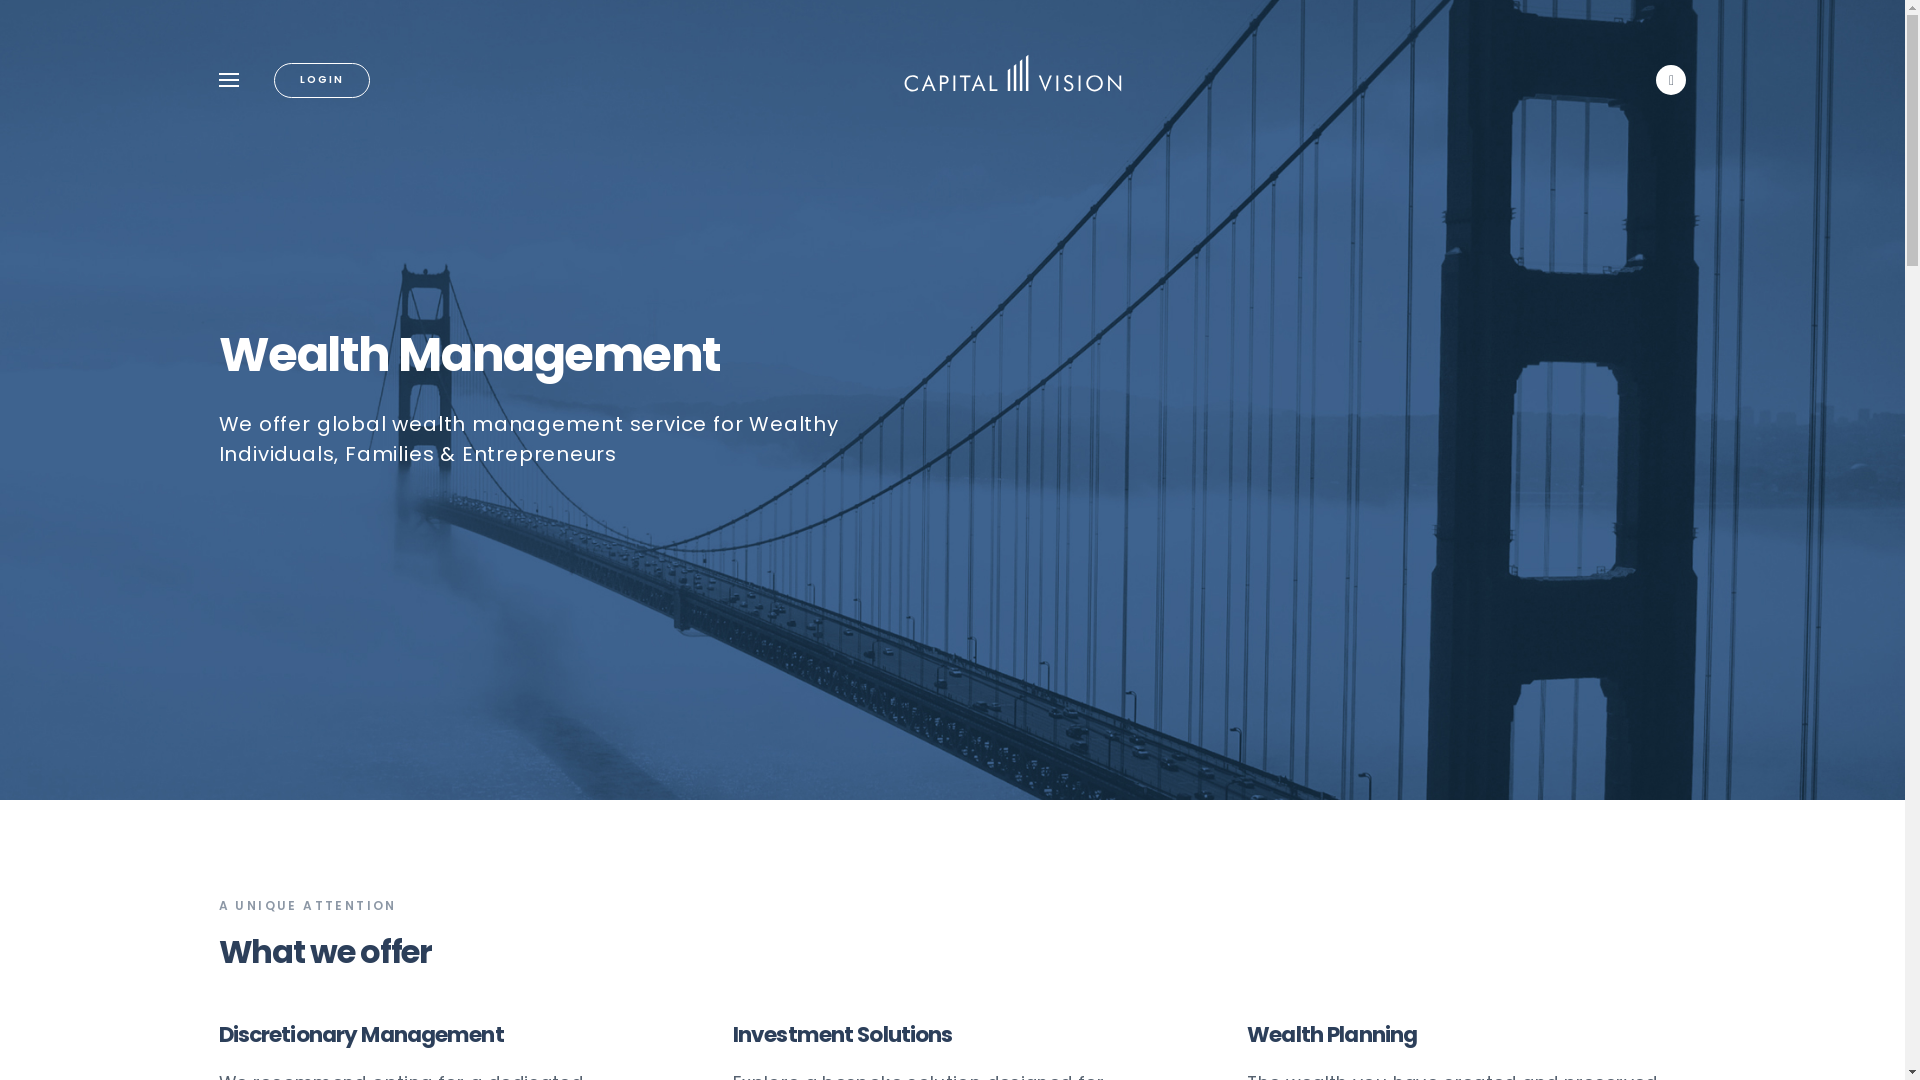 This screenshot has height=1080, width=1920. Describe the element at coordinates (321, 78) in the screenshot. I see `'LOGIN'` at that location.